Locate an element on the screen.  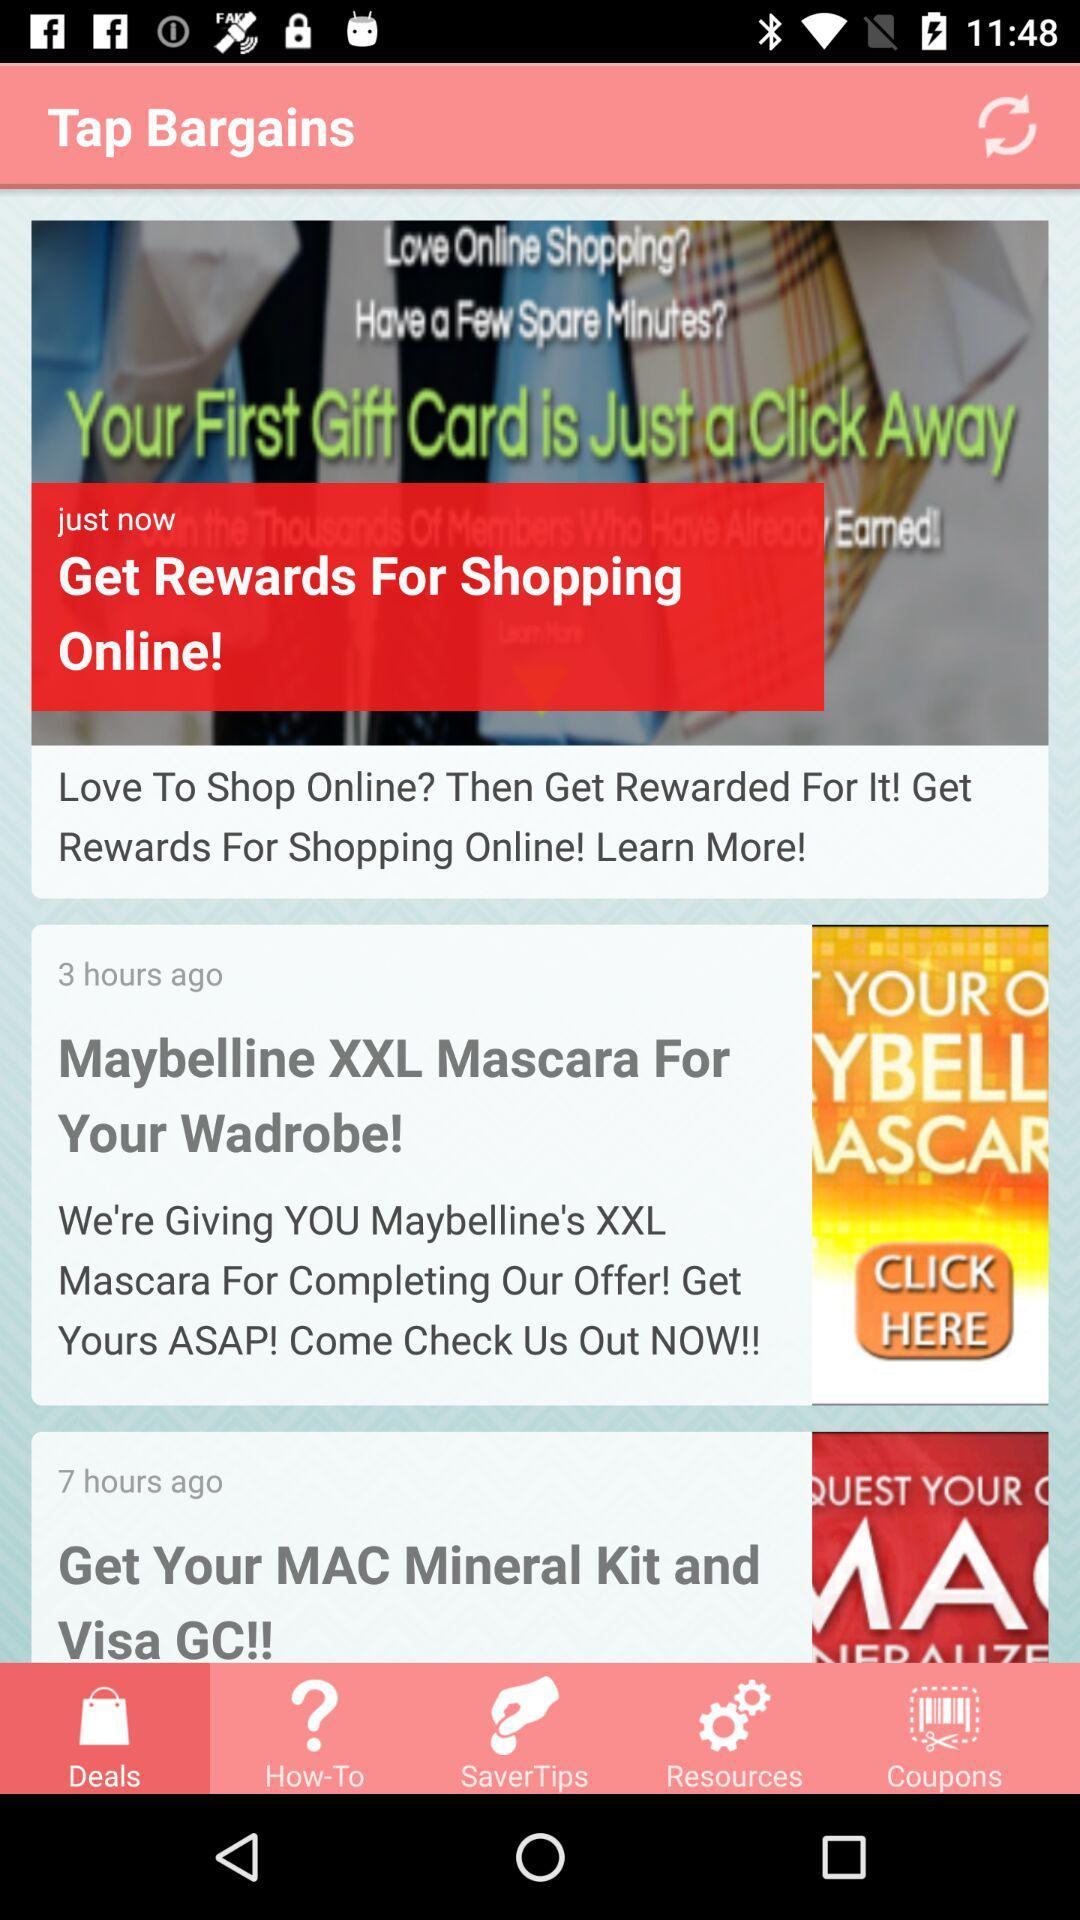
the symbol above deals is located at coordinates (104, 1714).